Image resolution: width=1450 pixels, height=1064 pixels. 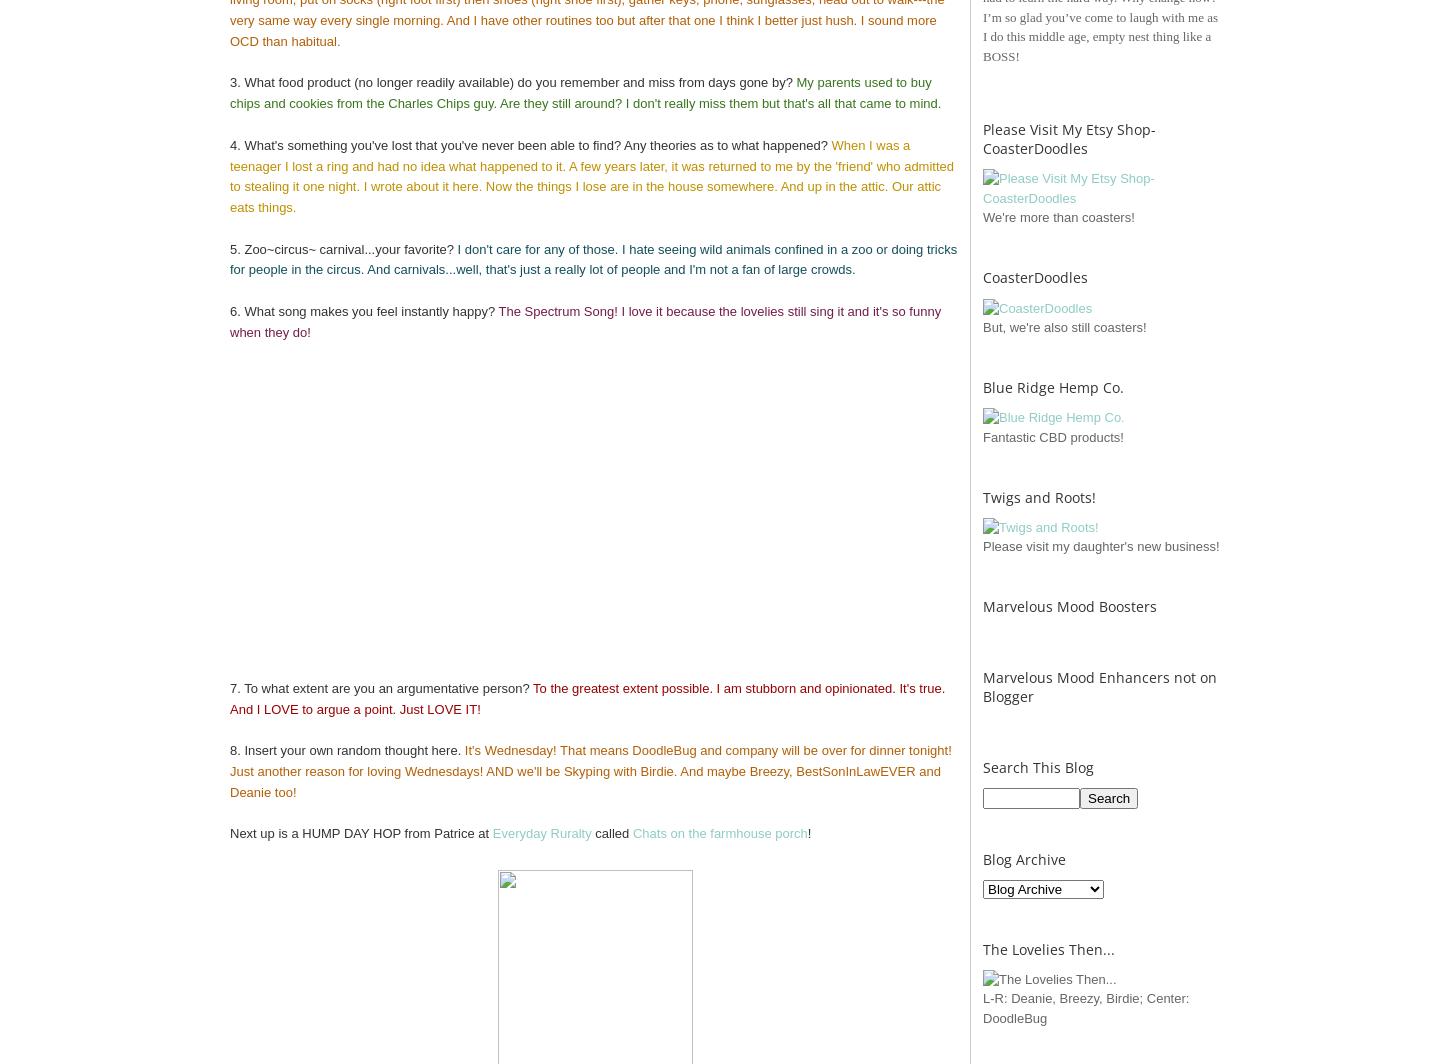 What do you see at coordinates (982, 496) in the screenshot?
I see `'Twigs and Roots!'` at bounding box center [982, 496].